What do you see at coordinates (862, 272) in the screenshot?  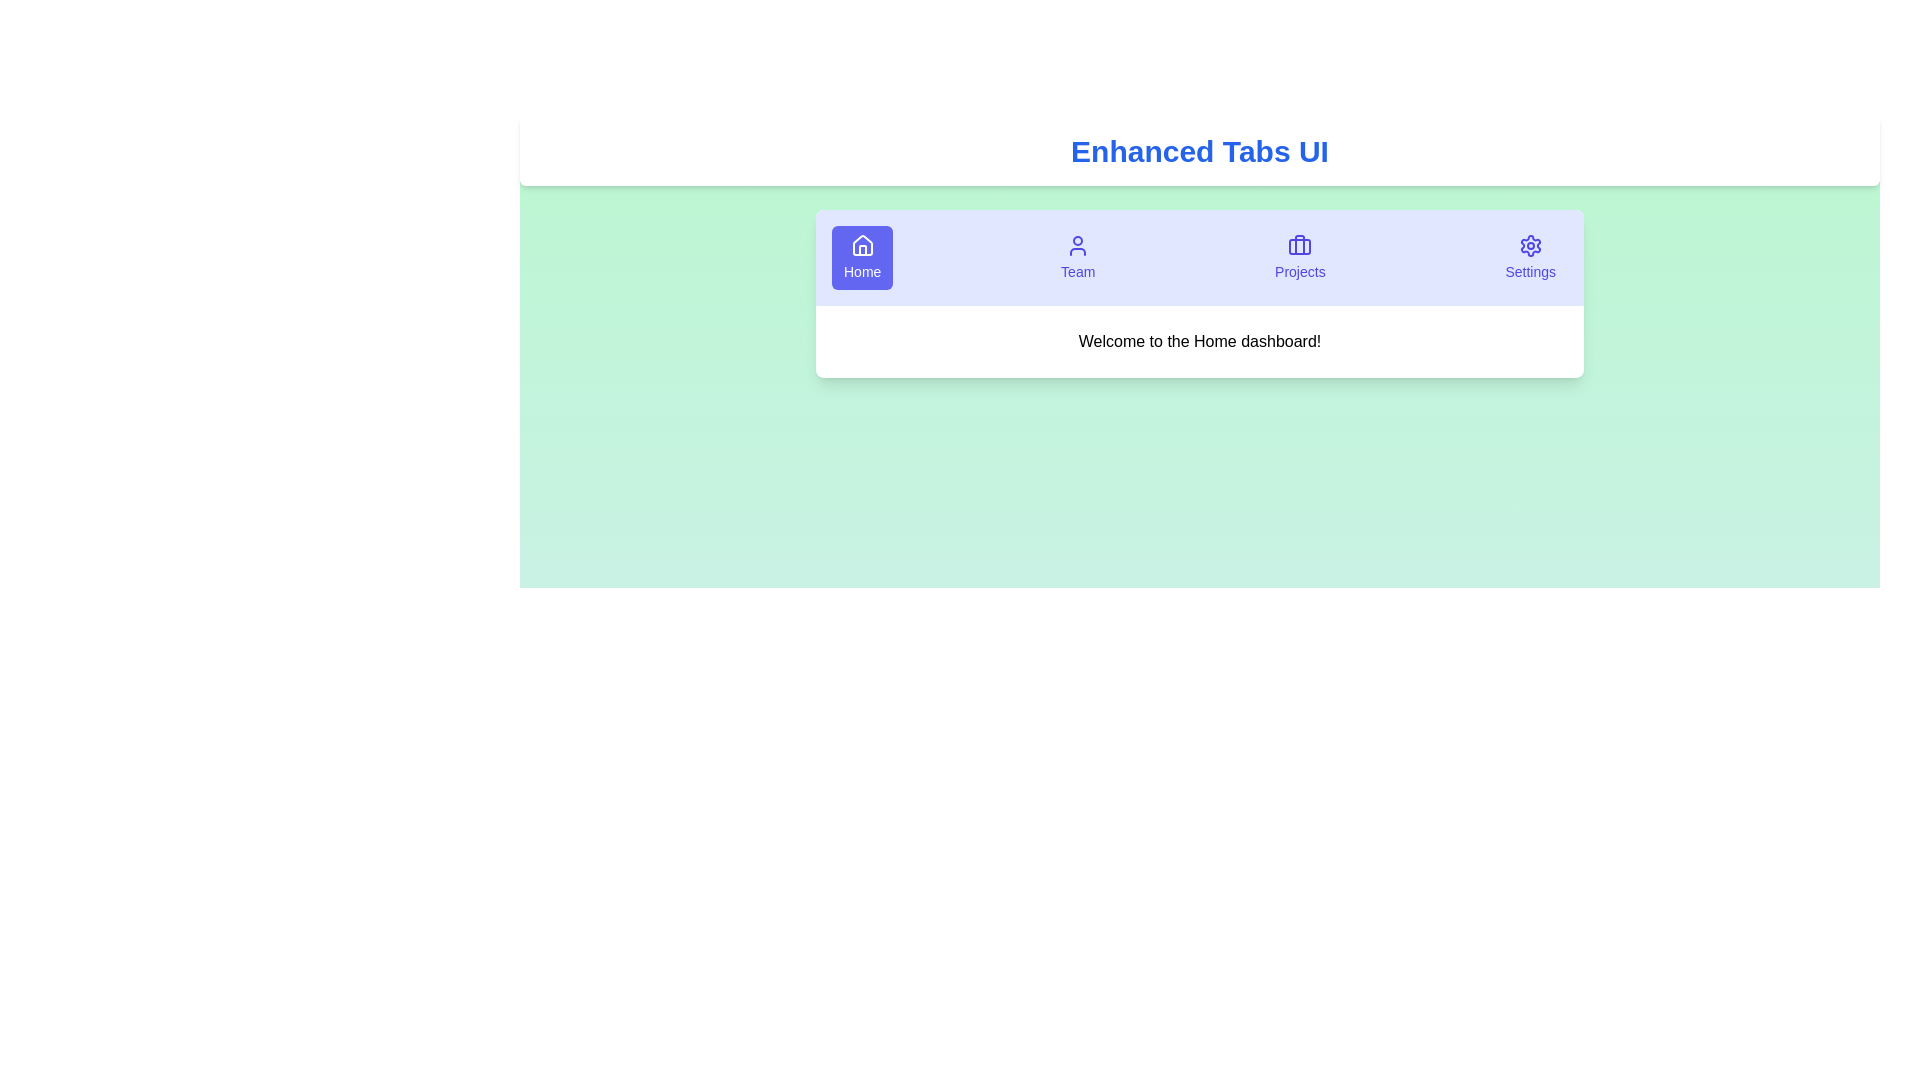 I see `the 'Home' text label located below the house icon on the navigation bar` at bounding box center [862, 272].